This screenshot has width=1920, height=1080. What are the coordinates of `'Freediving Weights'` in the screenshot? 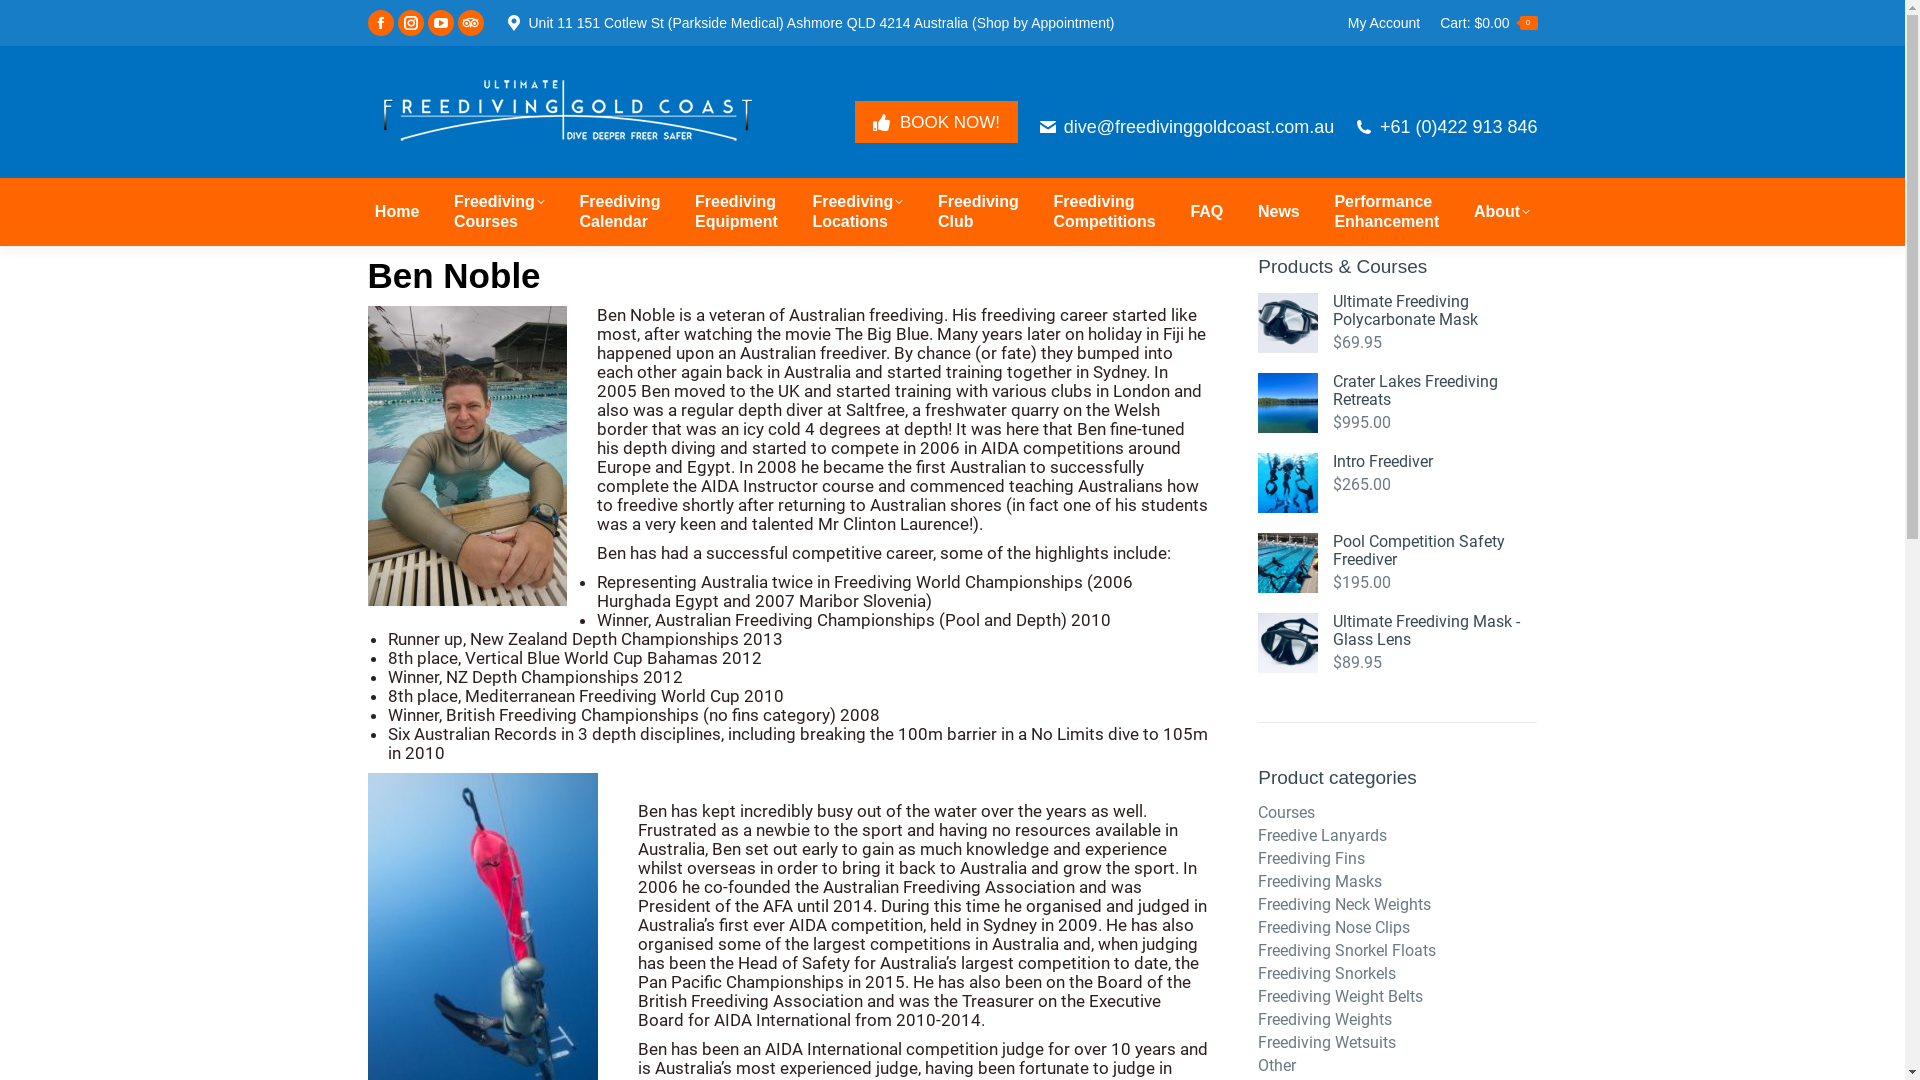 It's located at (1324, 1019).